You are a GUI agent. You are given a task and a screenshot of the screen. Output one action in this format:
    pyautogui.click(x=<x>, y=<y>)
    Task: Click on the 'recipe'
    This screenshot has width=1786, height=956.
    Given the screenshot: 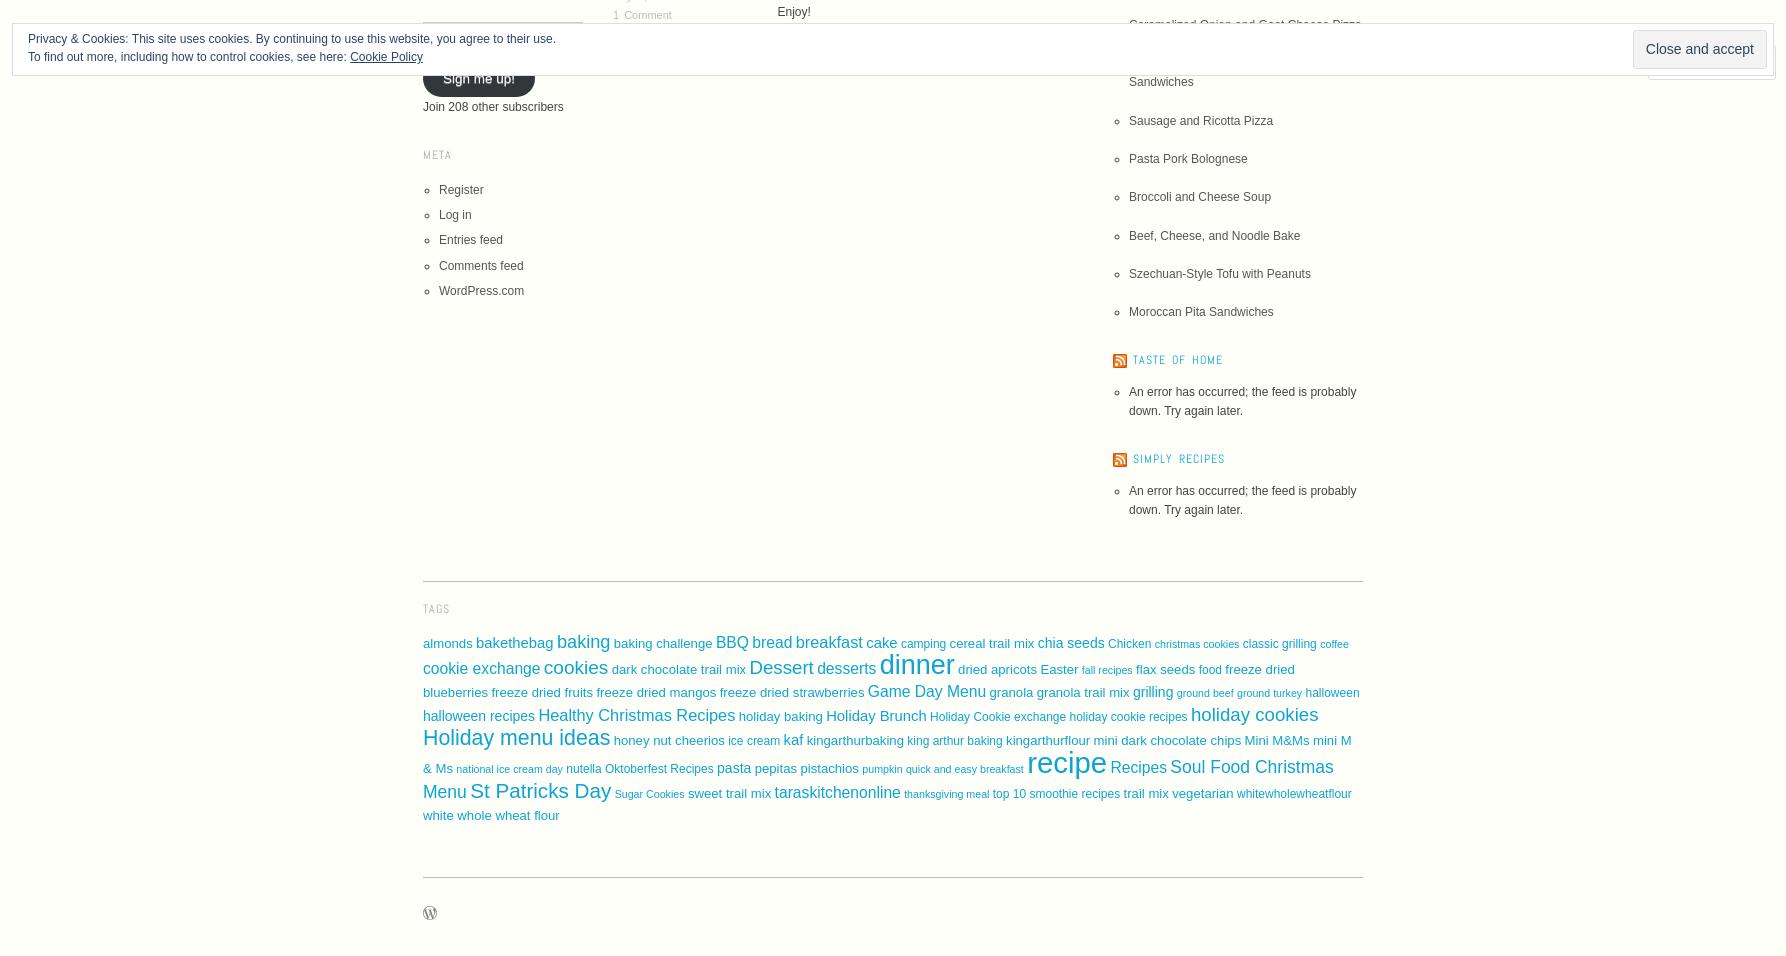 What is the action you would take?
    pyautogui.click(x=1065, y=761)
    